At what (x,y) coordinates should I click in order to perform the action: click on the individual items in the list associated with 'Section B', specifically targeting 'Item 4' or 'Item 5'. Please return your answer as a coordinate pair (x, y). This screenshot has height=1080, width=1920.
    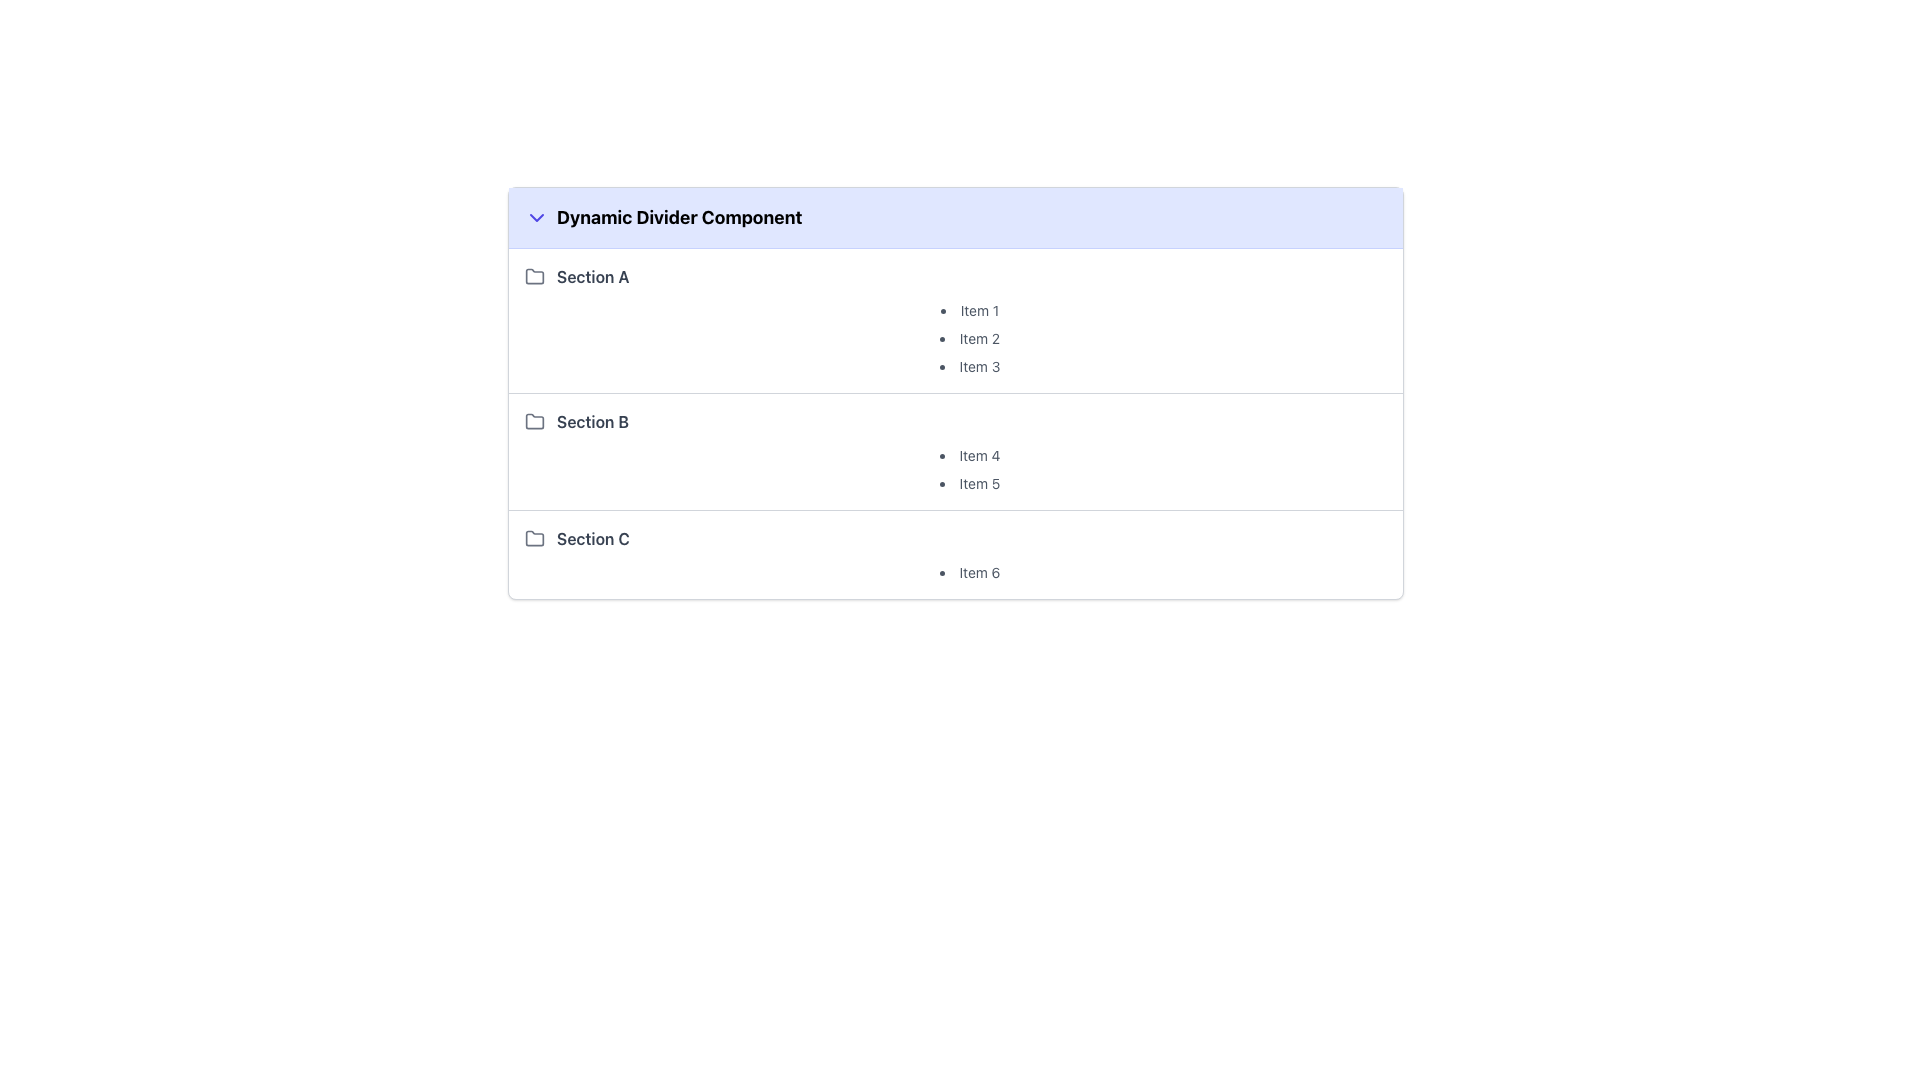
    Looking at the image, I should click on (954, 470).